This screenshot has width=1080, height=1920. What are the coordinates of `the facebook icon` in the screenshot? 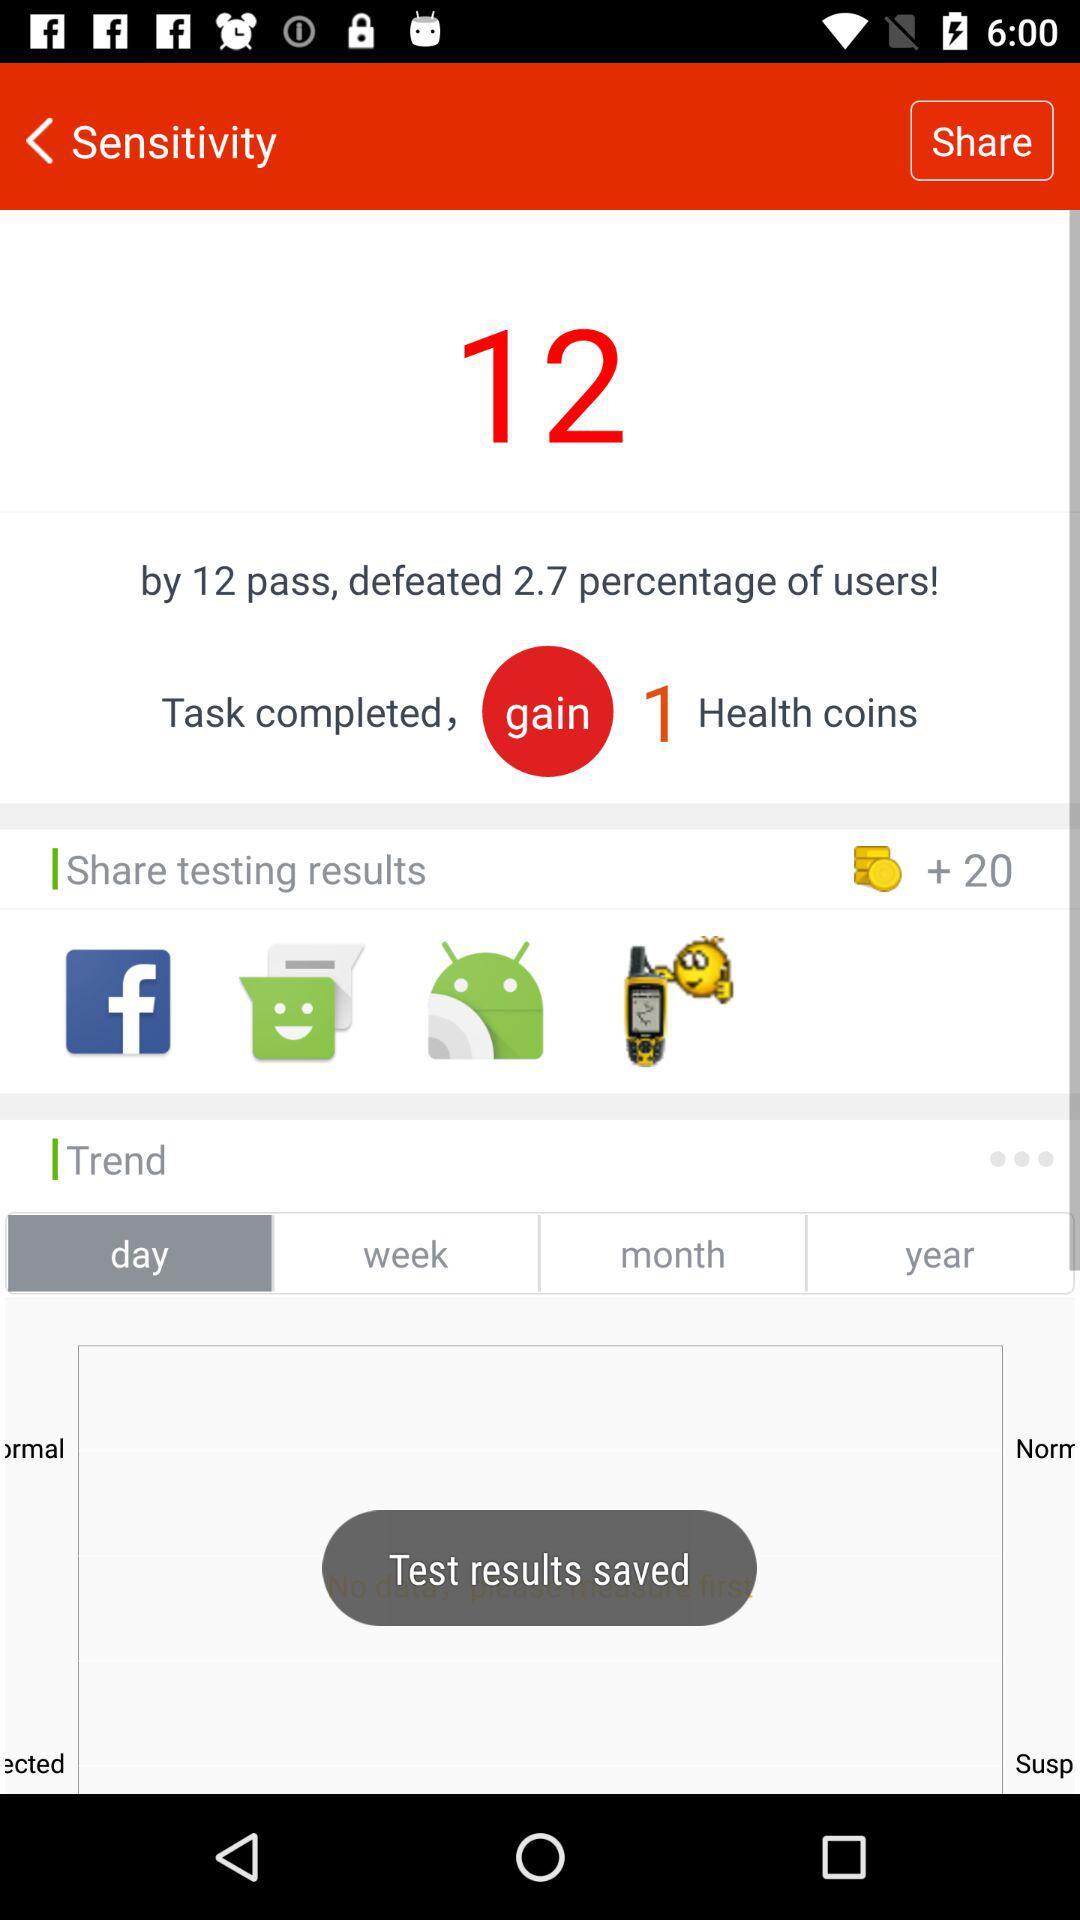 It's located at (118, 1001).